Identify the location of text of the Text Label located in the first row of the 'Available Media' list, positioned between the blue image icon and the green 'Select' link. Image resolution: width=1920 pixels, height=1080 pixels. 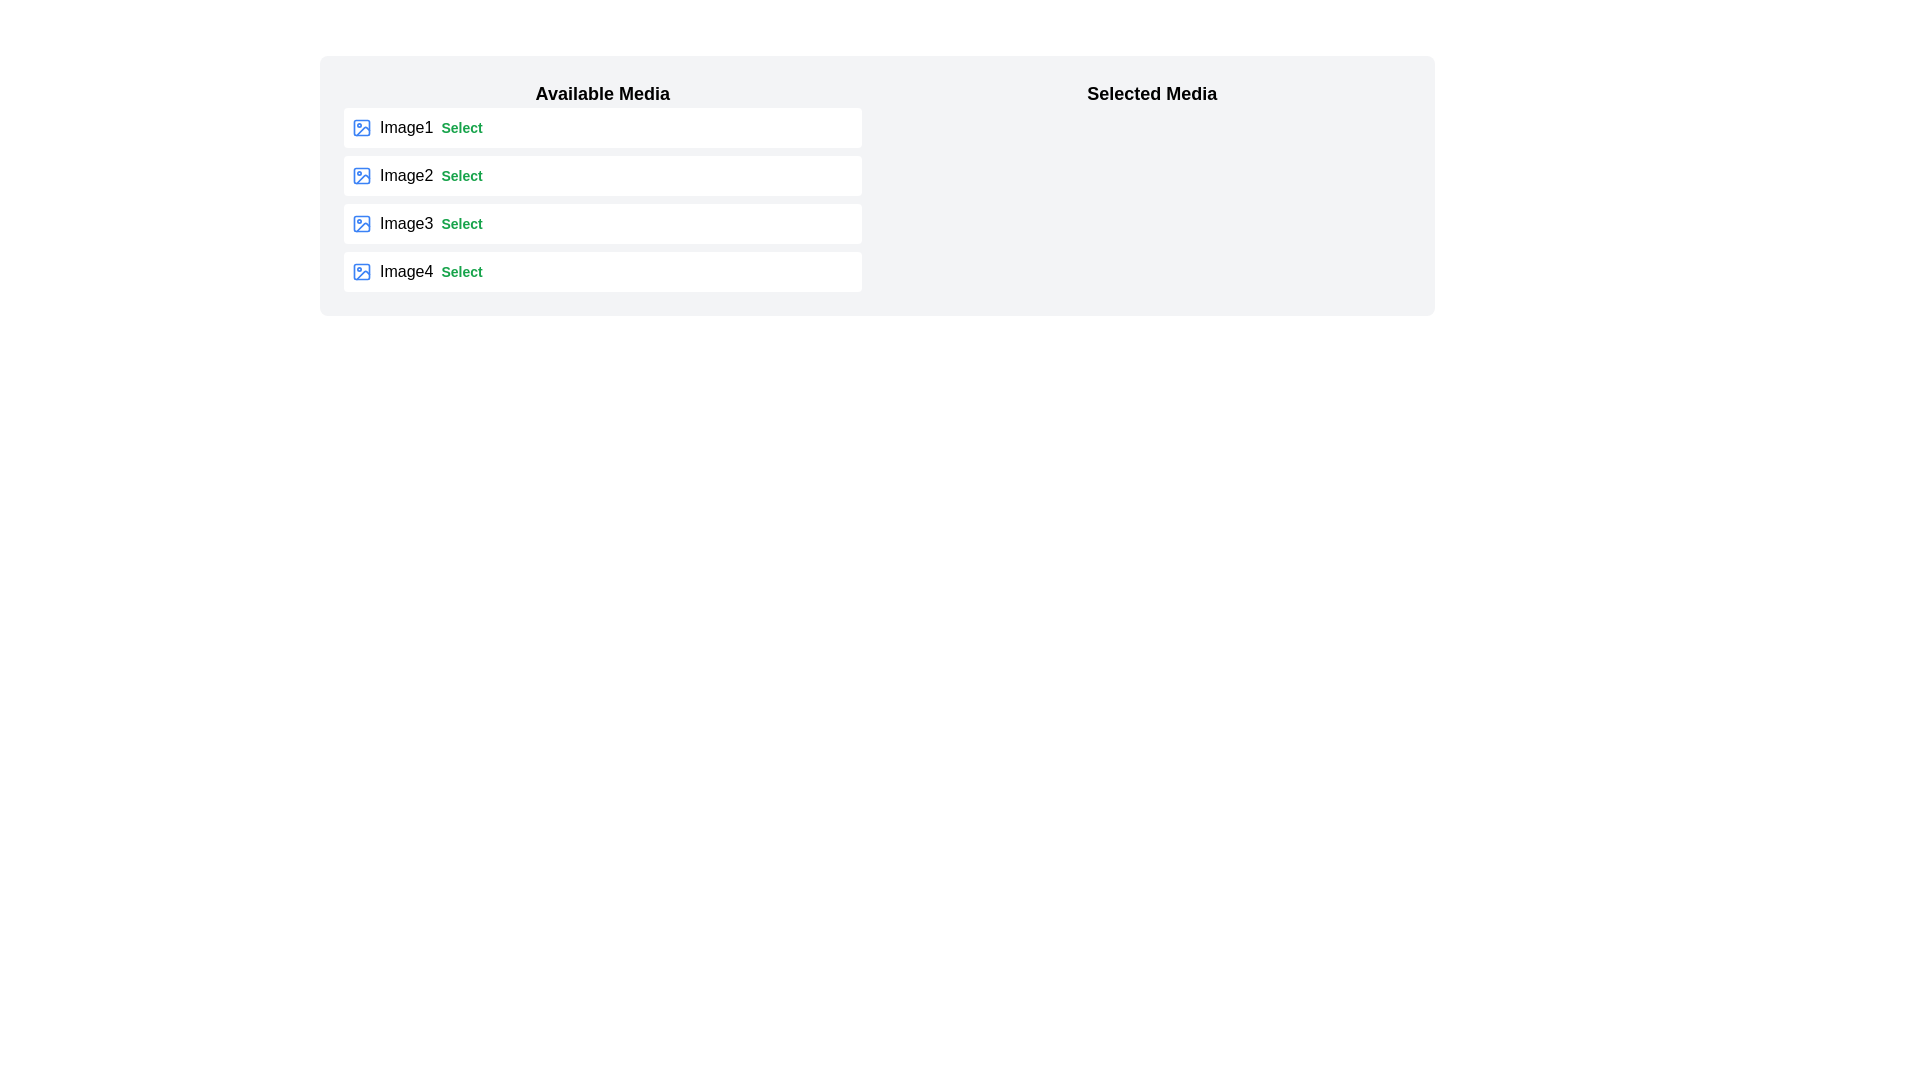
(405, 127).